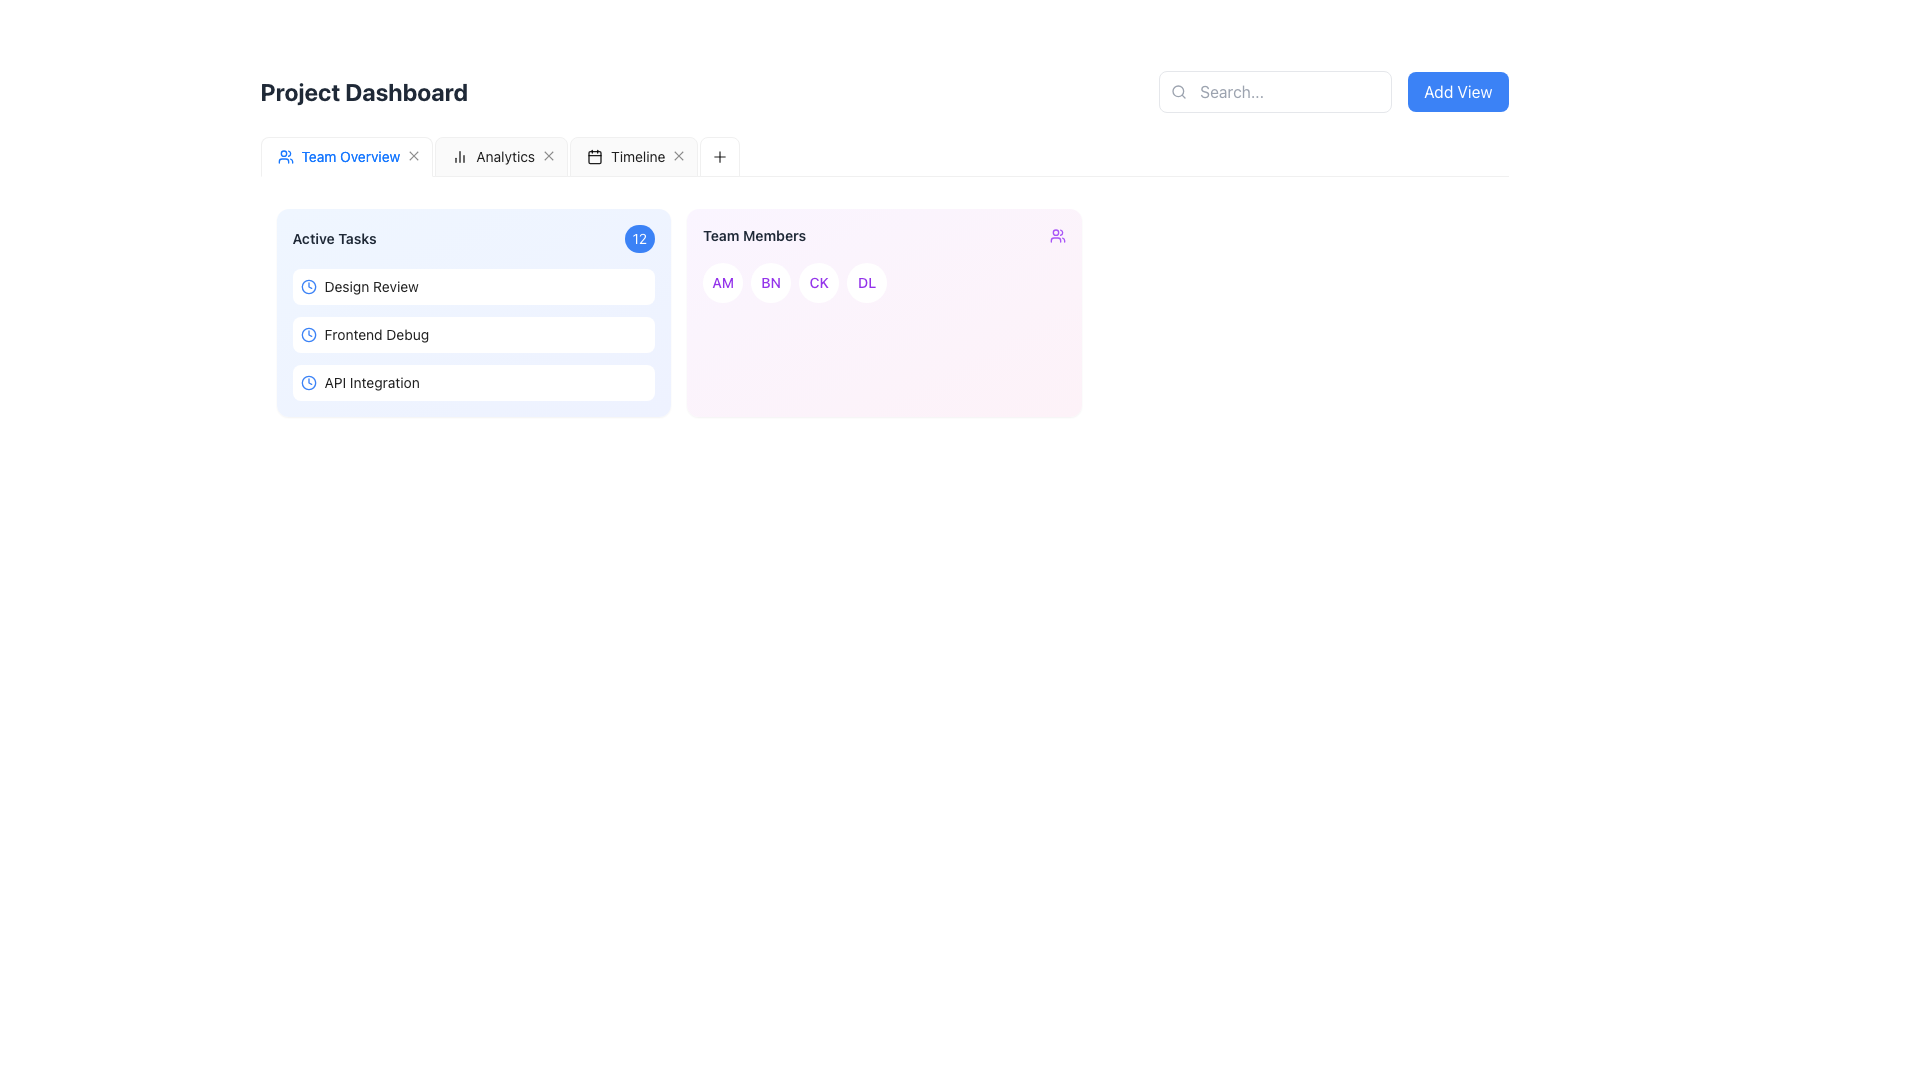 The height and width of the screenshot is (1080, 1920). Describe the element at coordinates (549, 155) in the screenshot. I see `the close icon located at the upper-right corner of the 'Analytics' tab` at that location.